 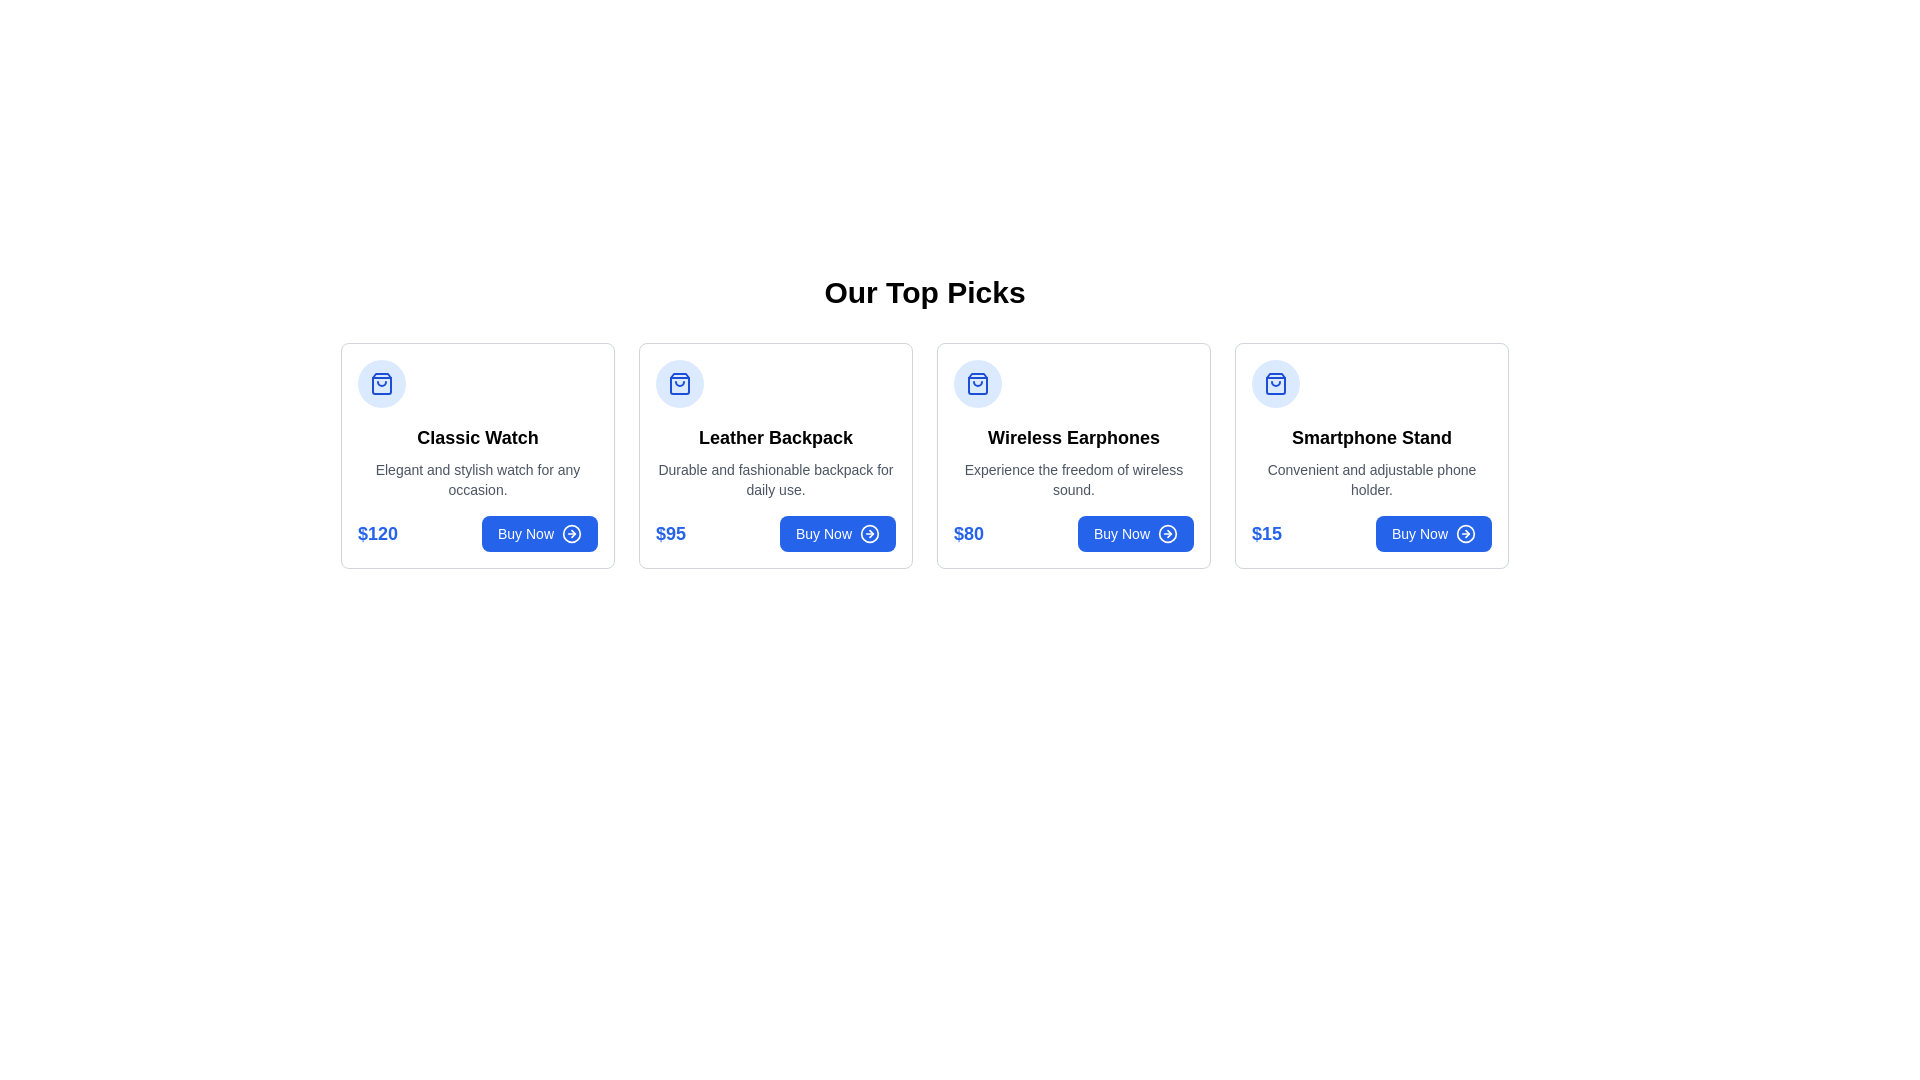 I want to click on the static text displaying the price of 'Wireless Earphones', which is positioned to the left of the 'Buy Now' button, so click(x=969, y=532).